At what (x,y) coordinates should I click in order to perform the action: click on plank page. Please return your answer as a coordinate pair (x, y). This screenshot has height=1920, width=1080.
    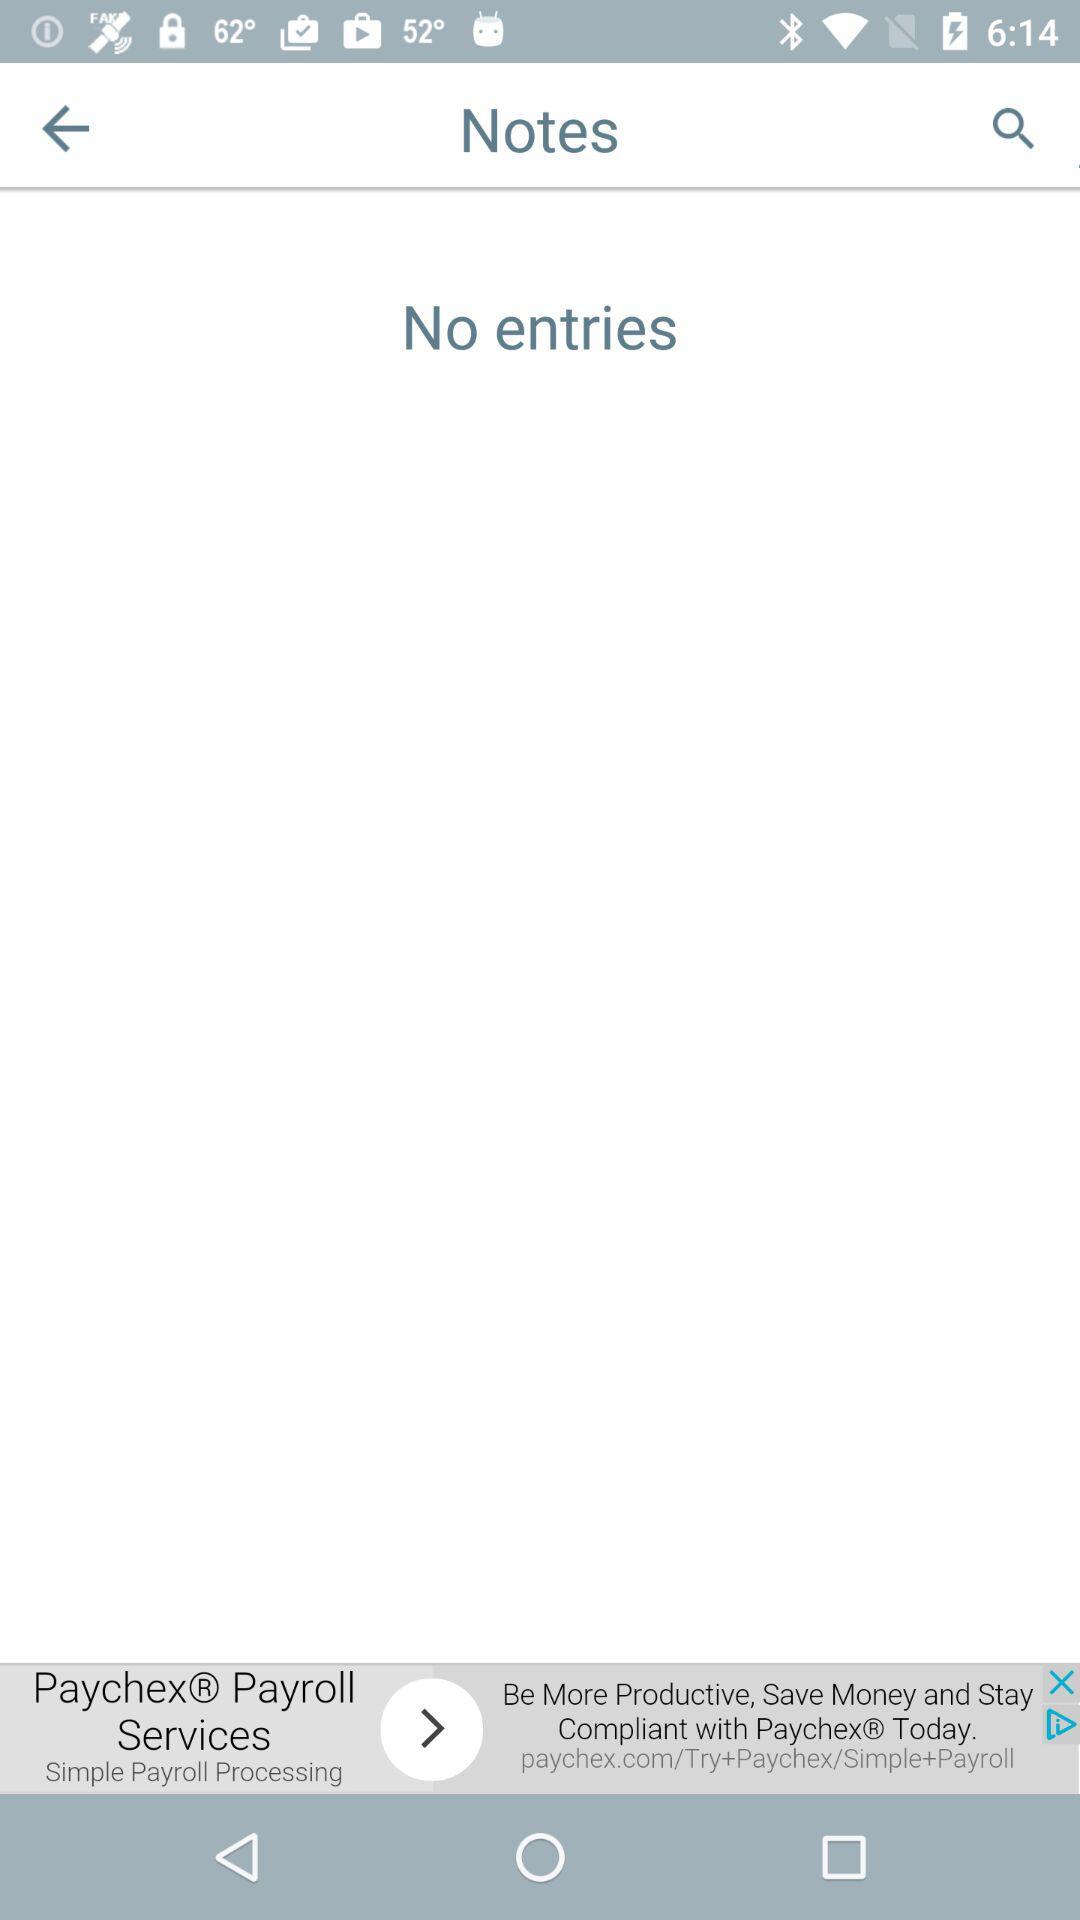
    Looking at the image, I should click on (1078, 127).